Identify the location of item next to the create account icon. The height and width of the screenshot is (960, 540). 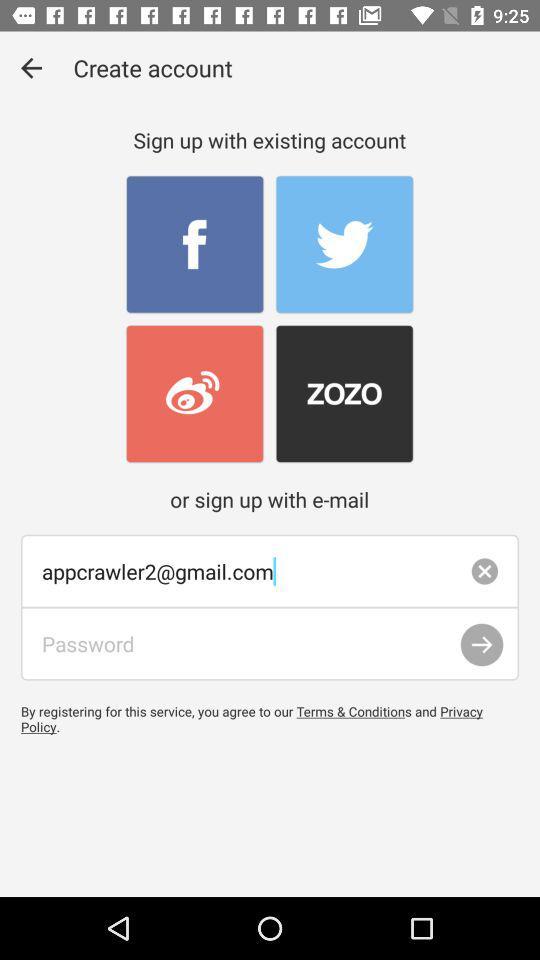
(30, 68).